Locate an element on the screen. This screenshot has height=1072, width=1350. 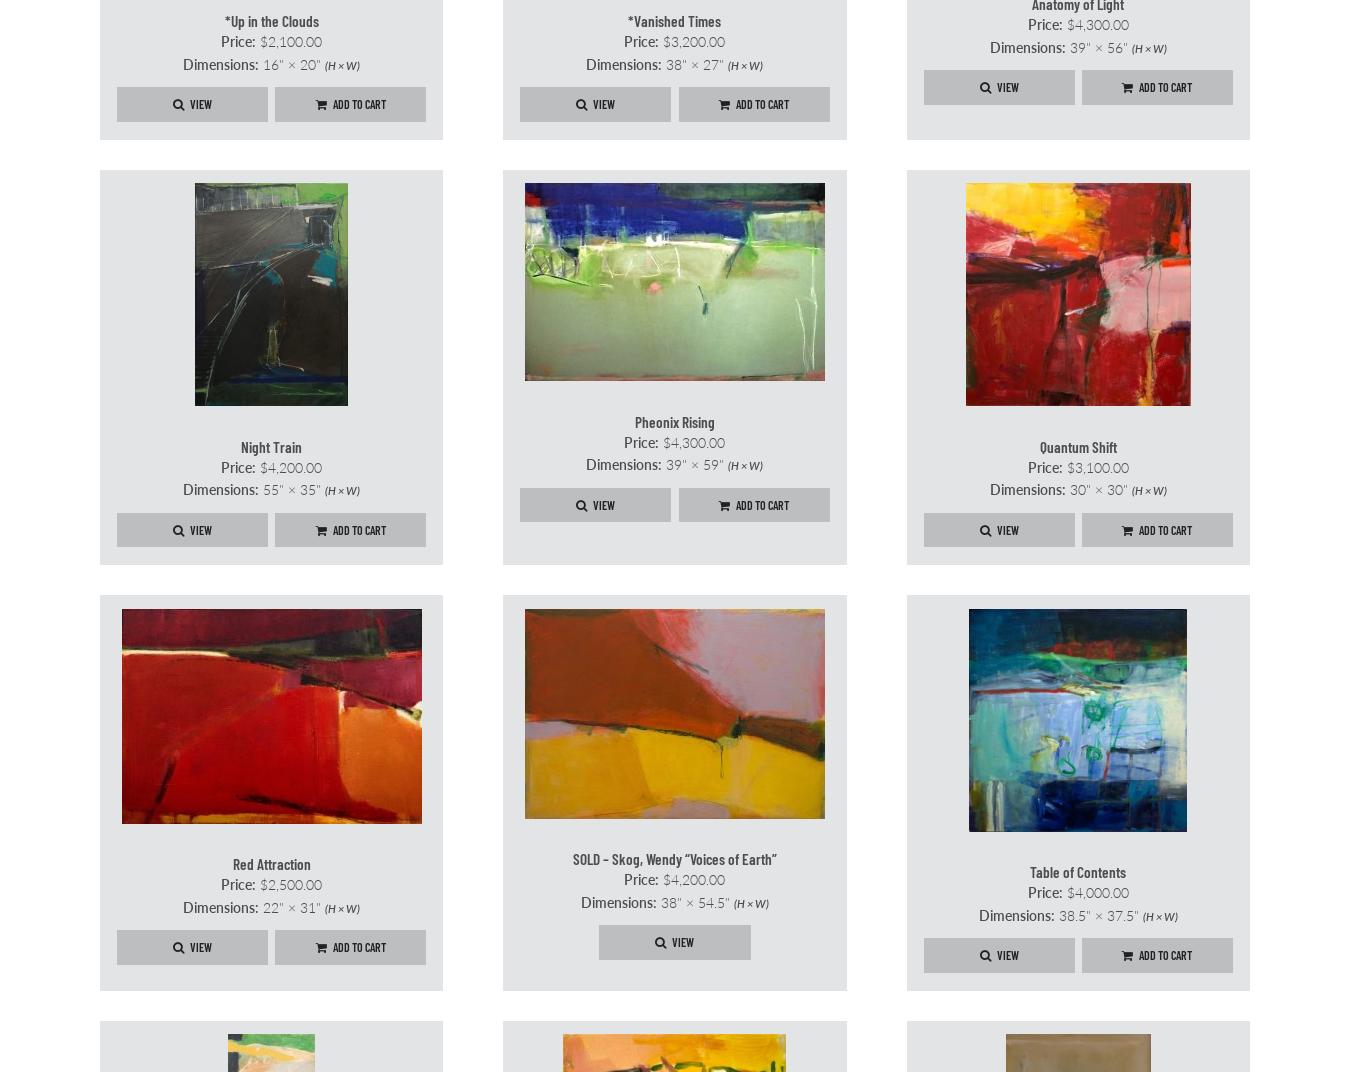
'$2,100.00' is located at coordinates (288, 39).